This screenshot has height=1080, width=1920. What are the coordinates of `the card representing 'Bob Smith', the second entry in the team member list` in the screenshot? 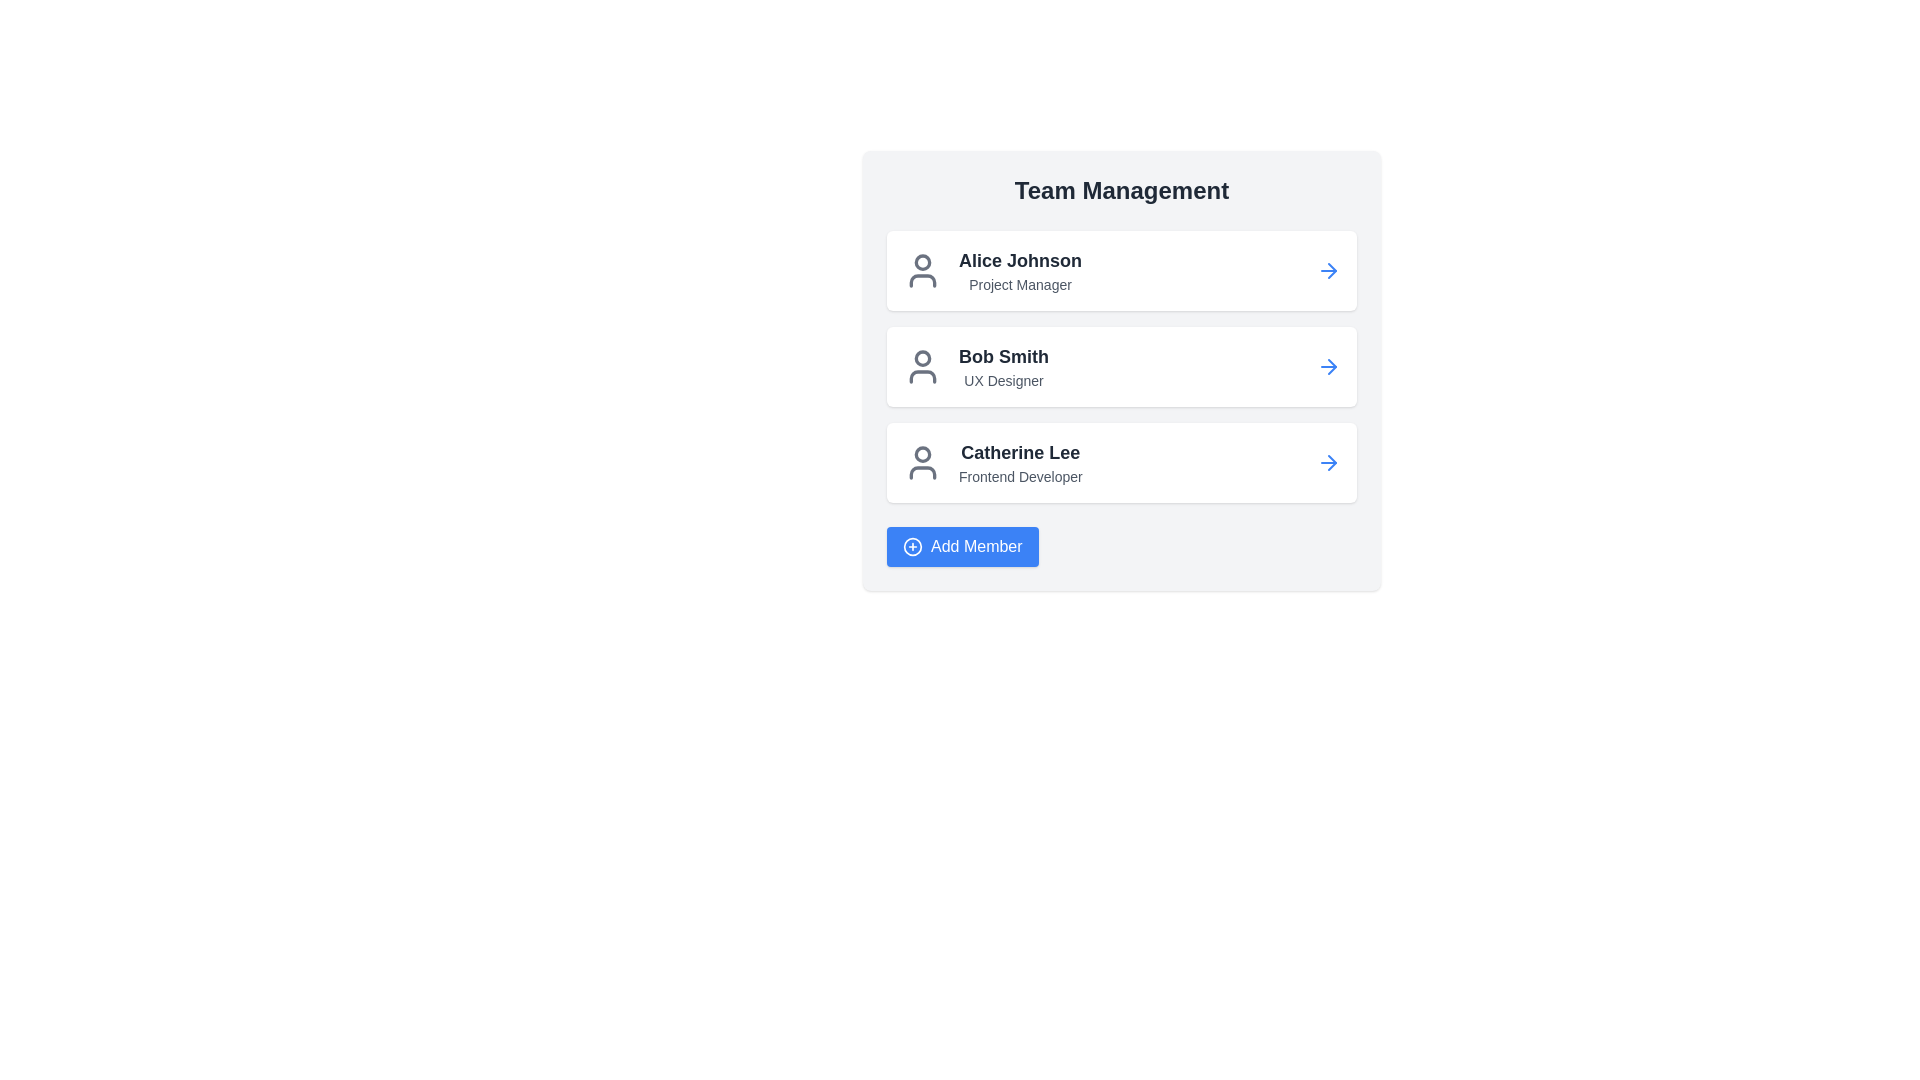 It's located at (1122, 366).